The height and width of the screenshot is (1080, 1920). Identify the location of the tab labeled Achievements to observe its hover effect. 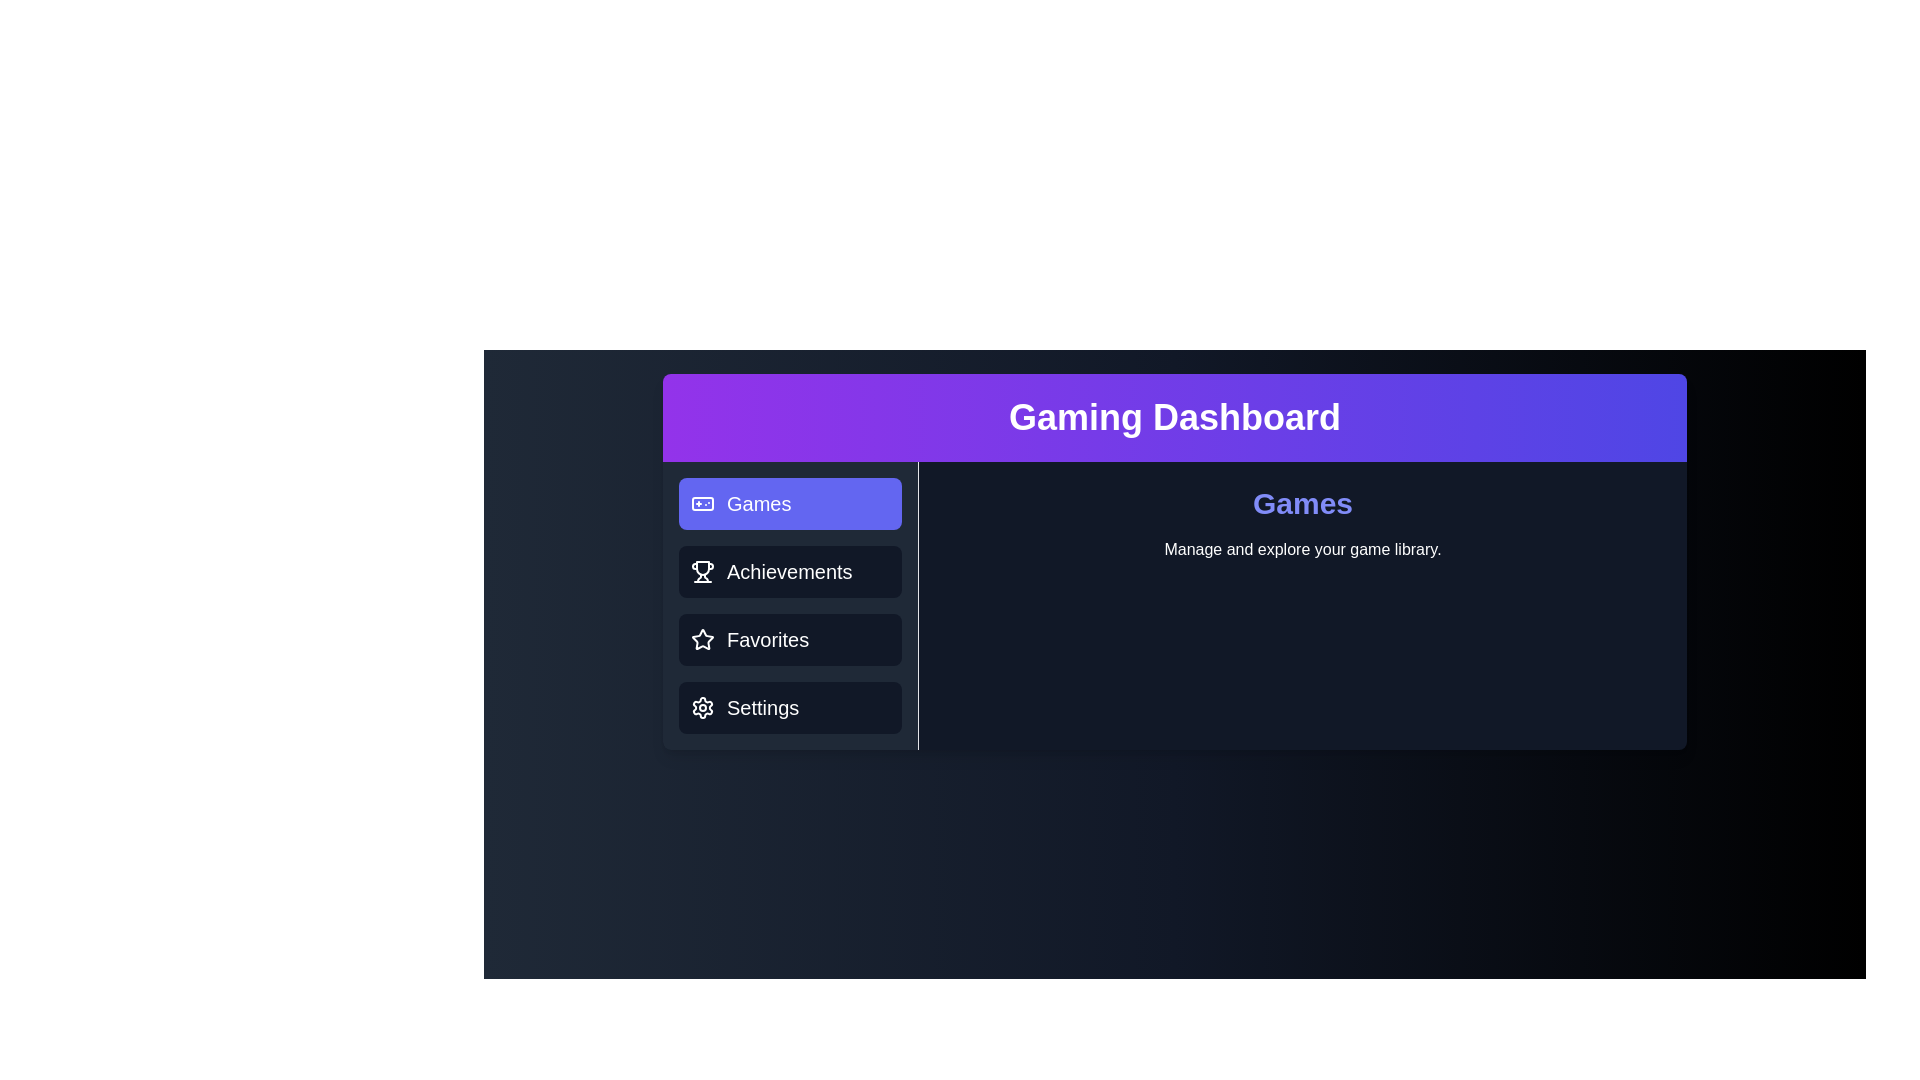
(789, 571).